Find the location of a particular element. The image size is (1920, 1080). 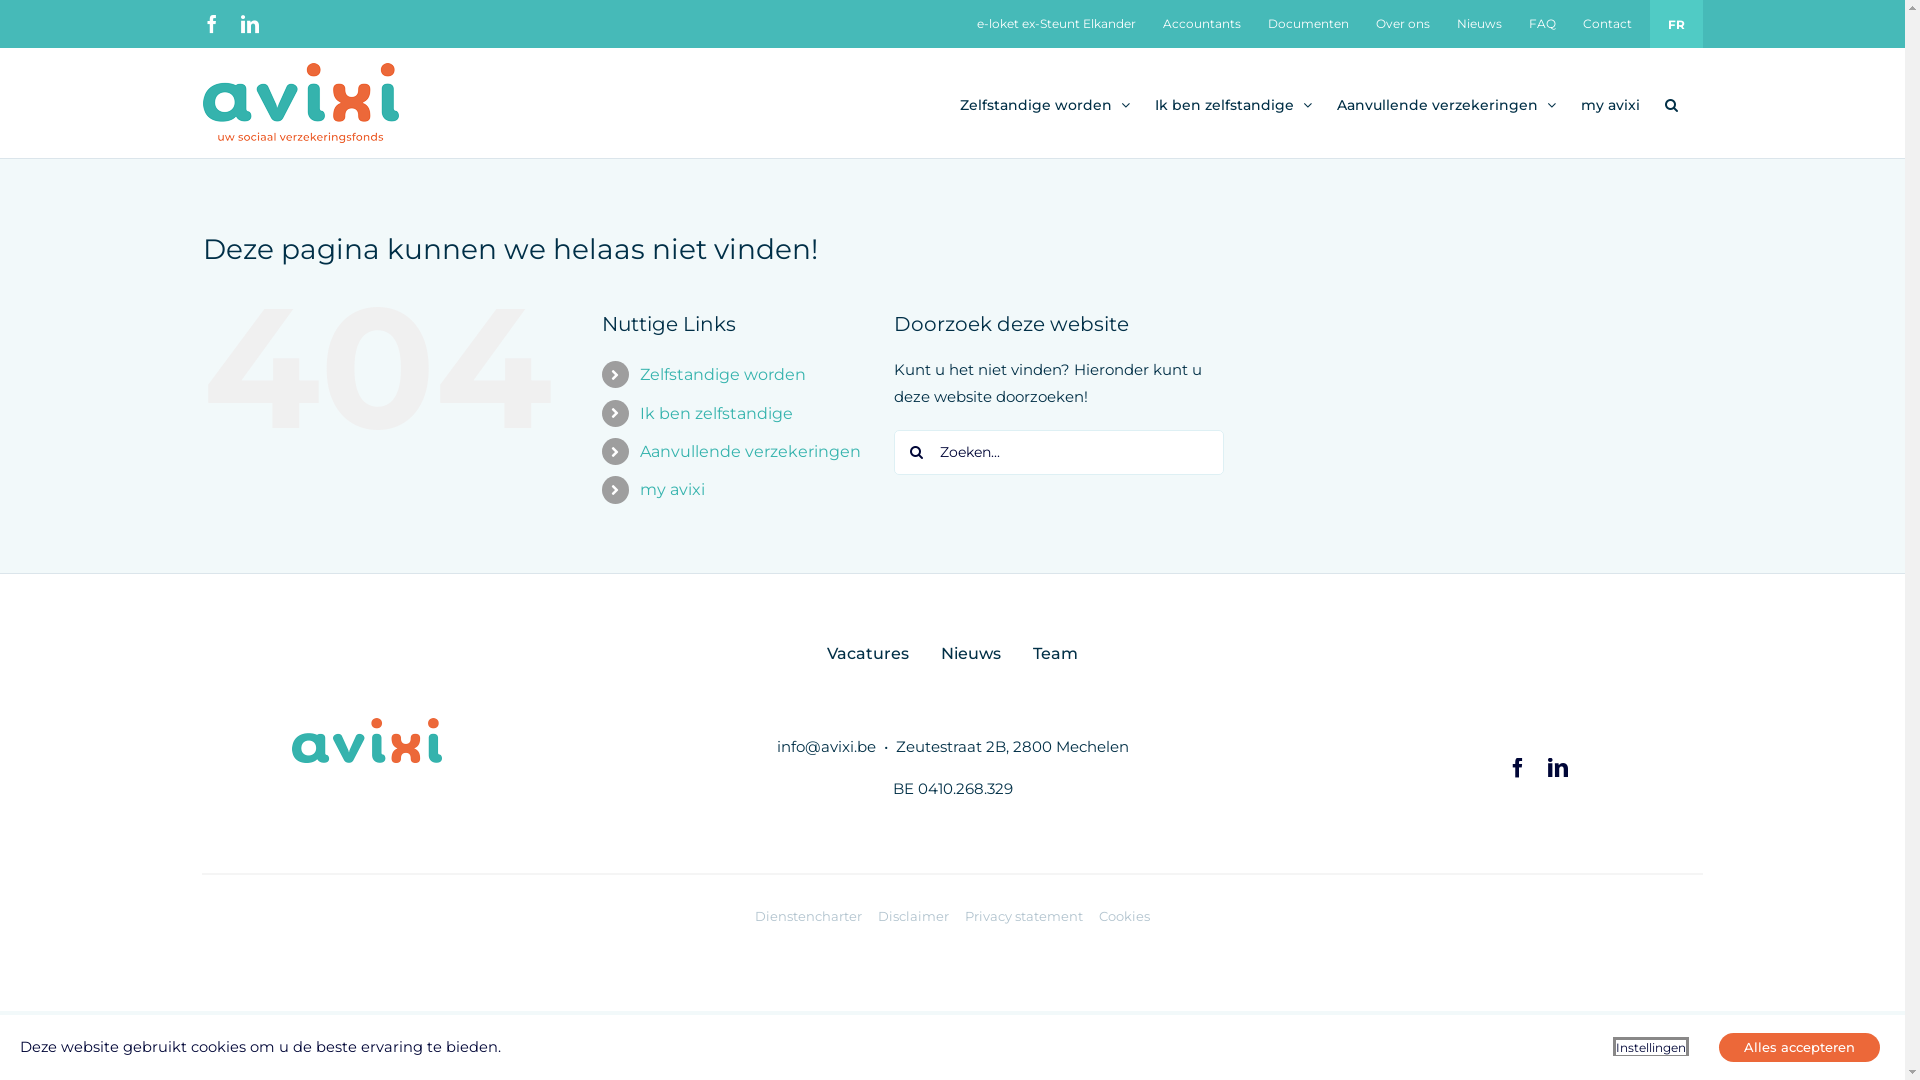

'Documenten' is located at coordinates (1307, 23).